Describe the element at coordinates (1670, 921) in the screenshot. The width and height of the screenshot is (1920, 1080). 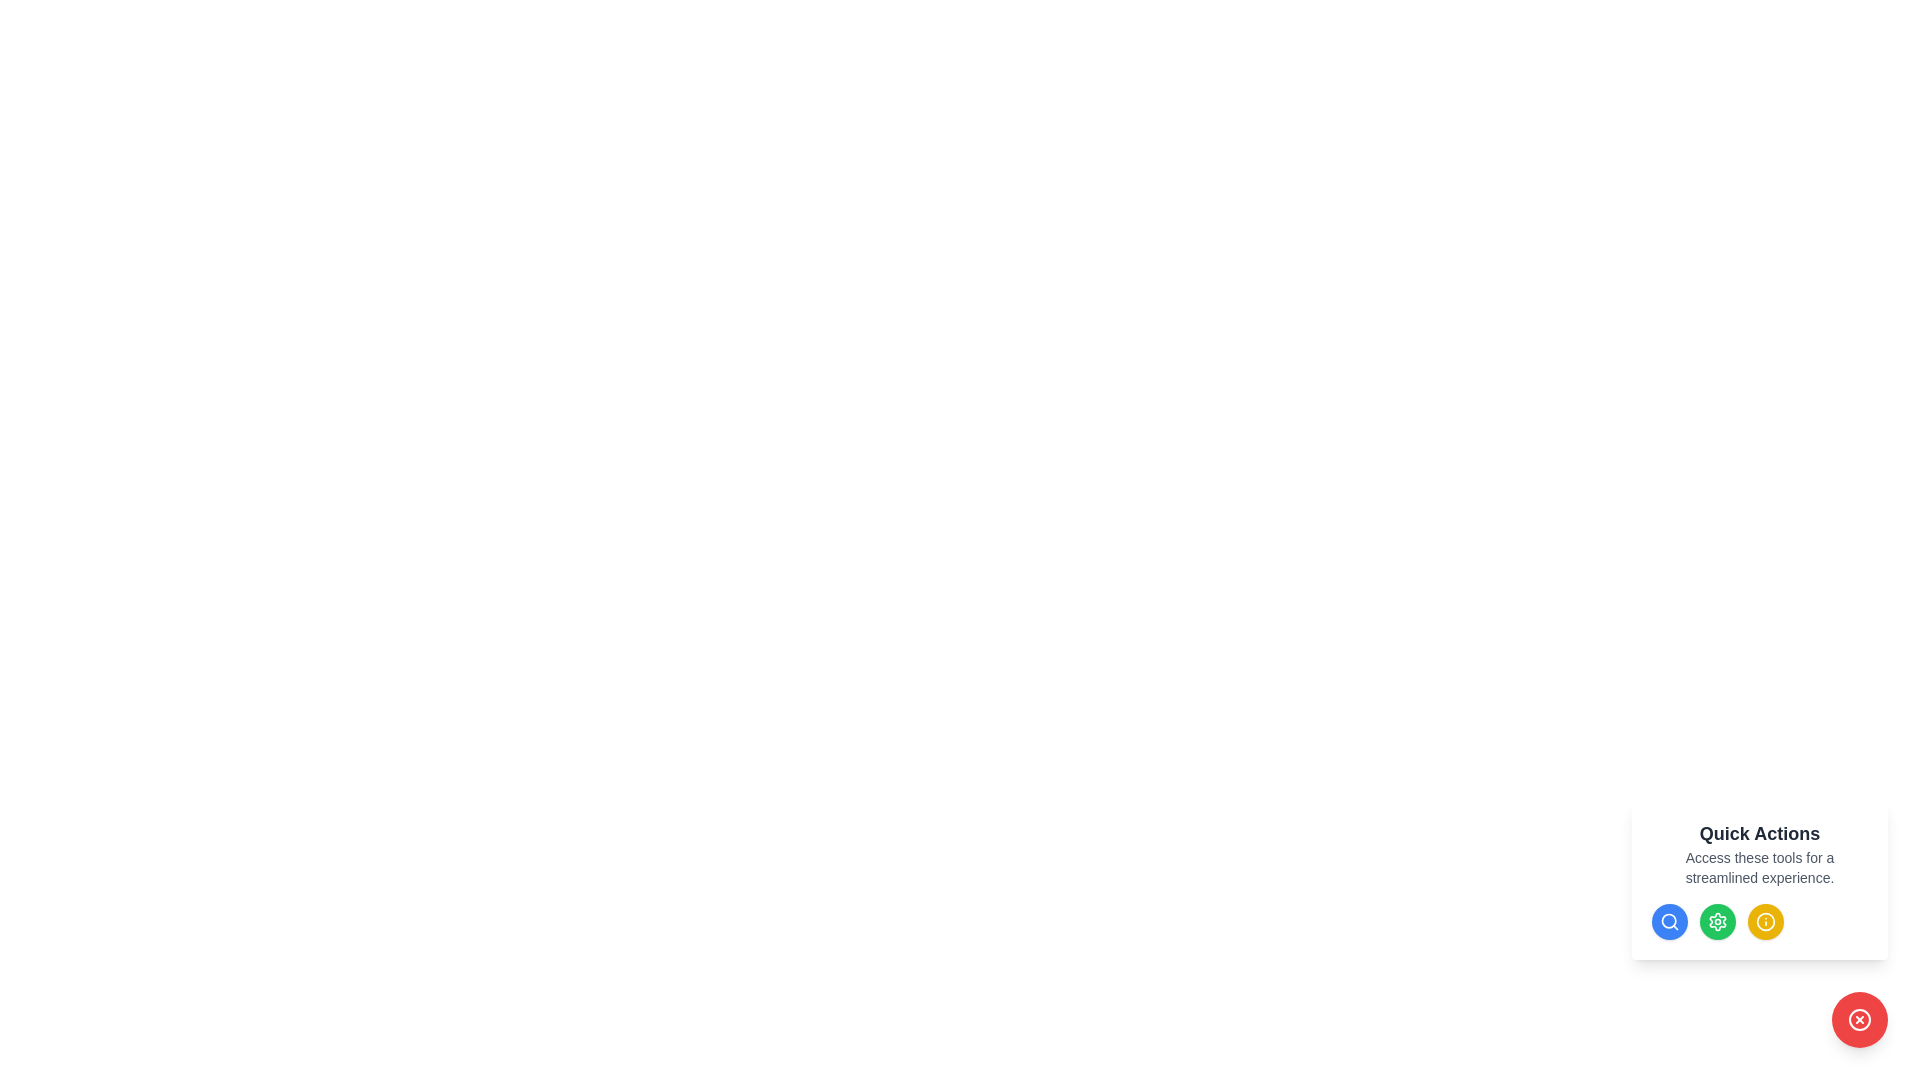
I see `the search icon, which resembles a magnifying glass, to trigger a tooltip or visual effect` at that location.